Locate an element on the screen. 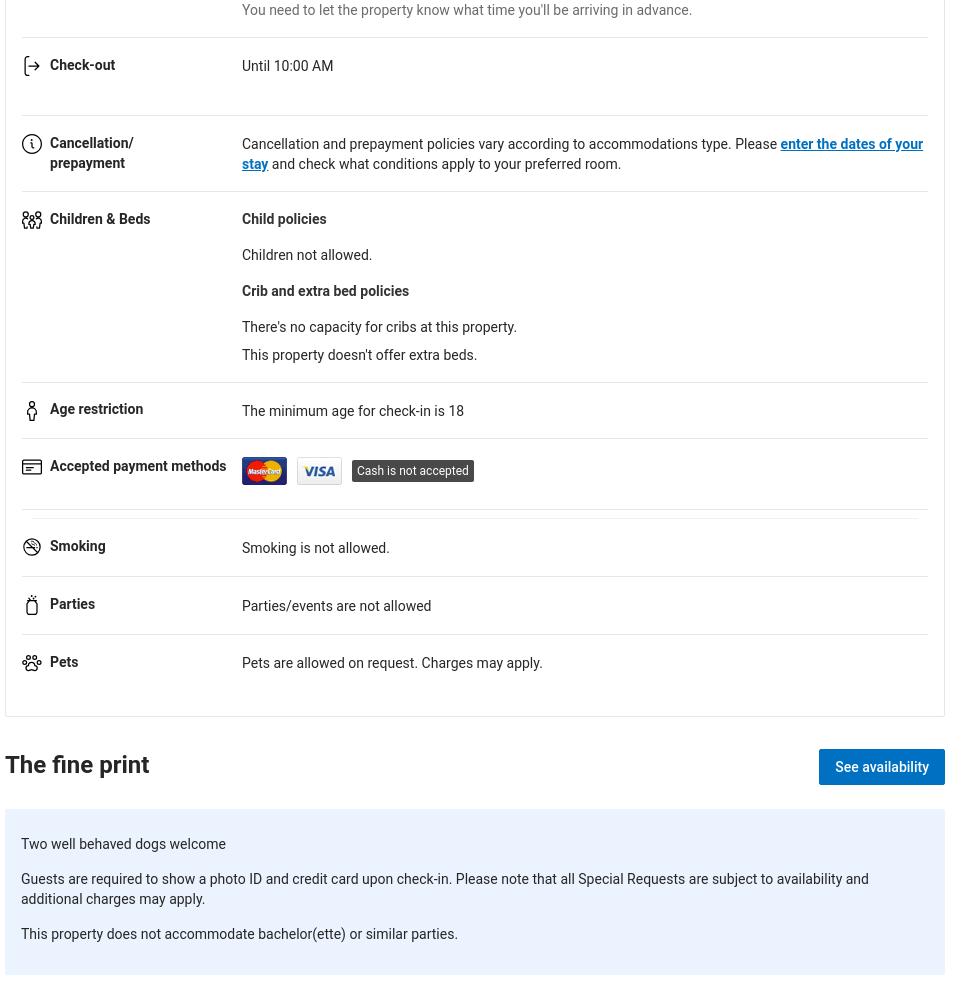 This screenshot has height=1004, width=969. 'Crib and extra bed policies' is located at coordinates (324, 289).